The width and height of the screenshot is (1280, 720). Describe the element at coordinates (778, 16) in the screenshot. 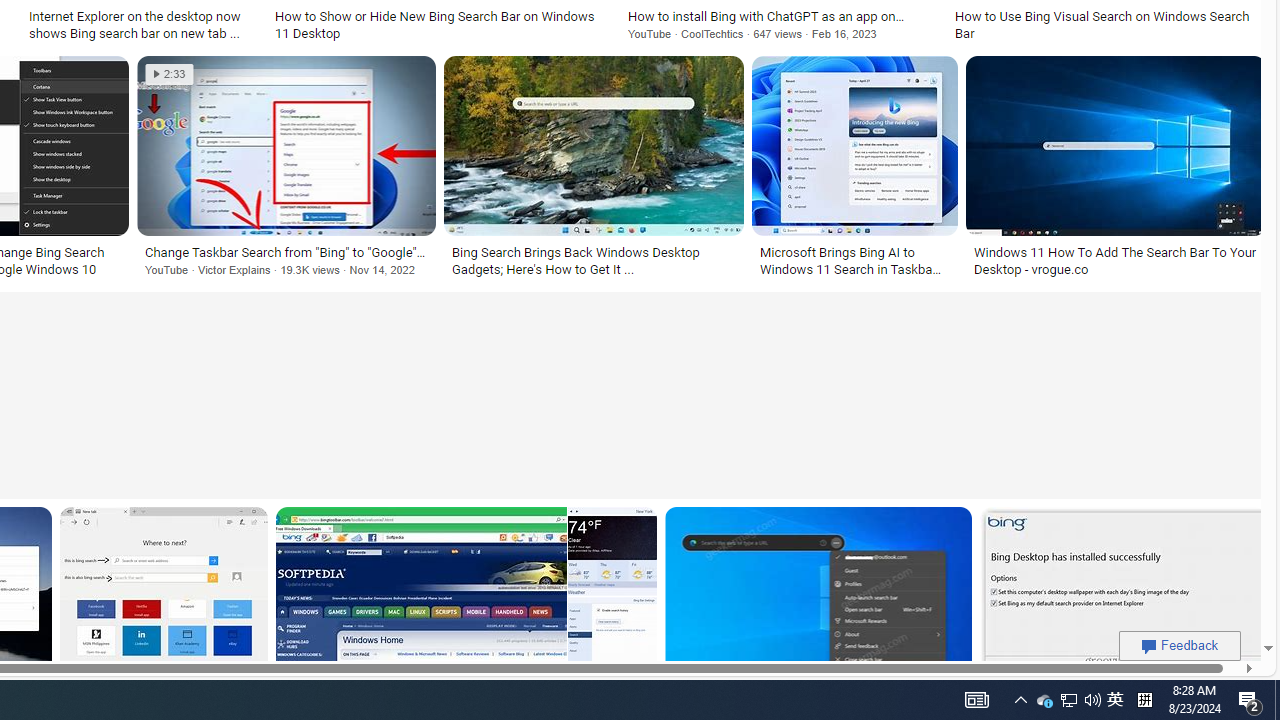

I see `'How to install Bing with ChatGPT as an app on Windows 11'` at that location.